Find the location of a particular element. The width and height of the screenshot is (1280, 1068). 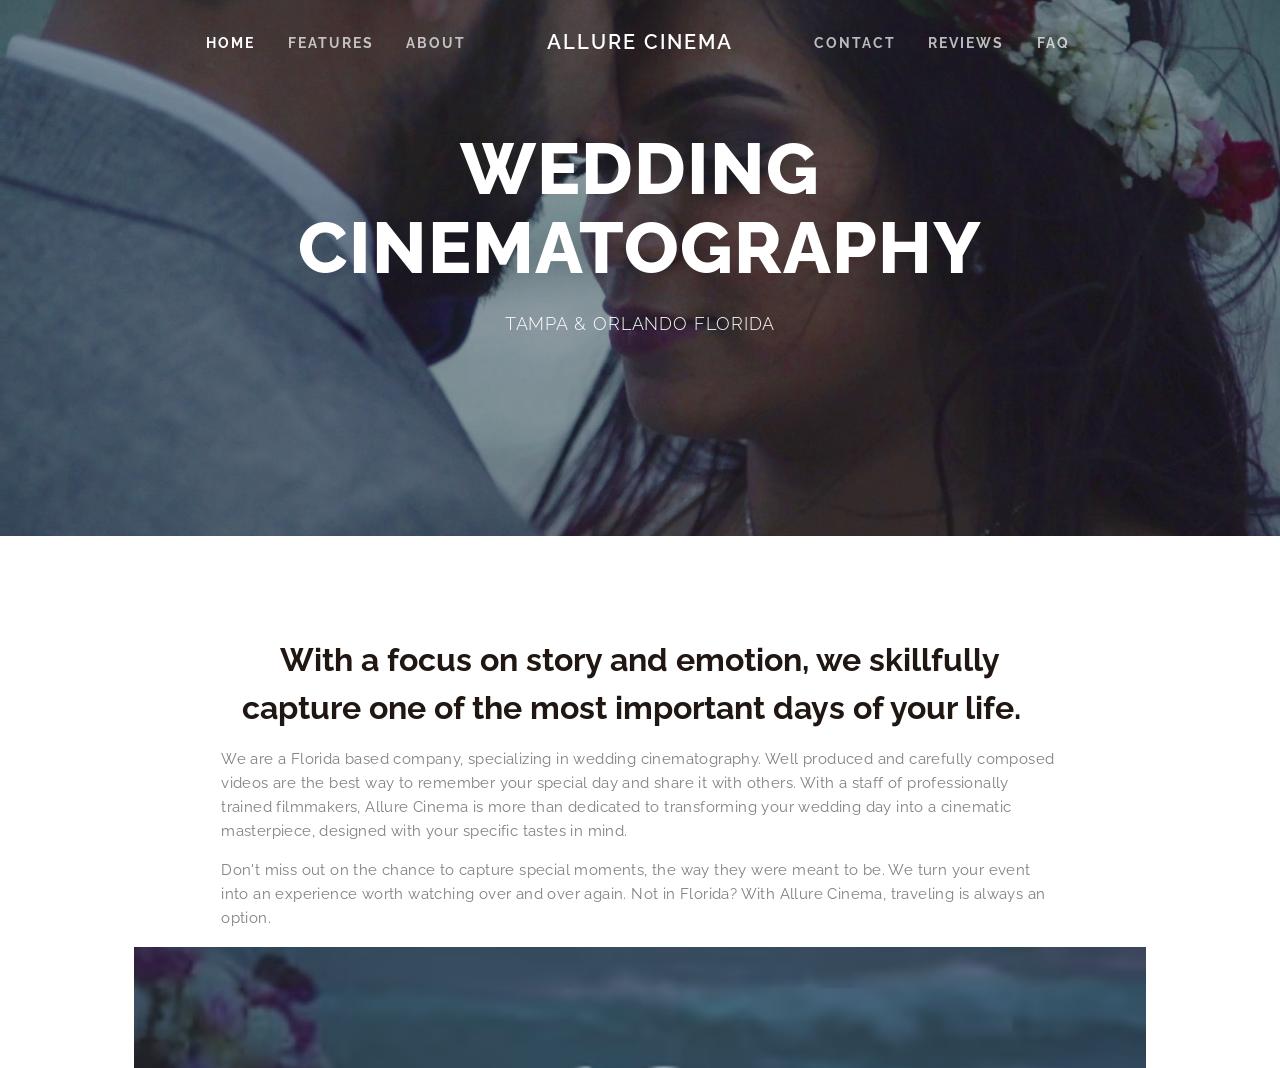

'Reviews' is located at coordinates (927, 40).